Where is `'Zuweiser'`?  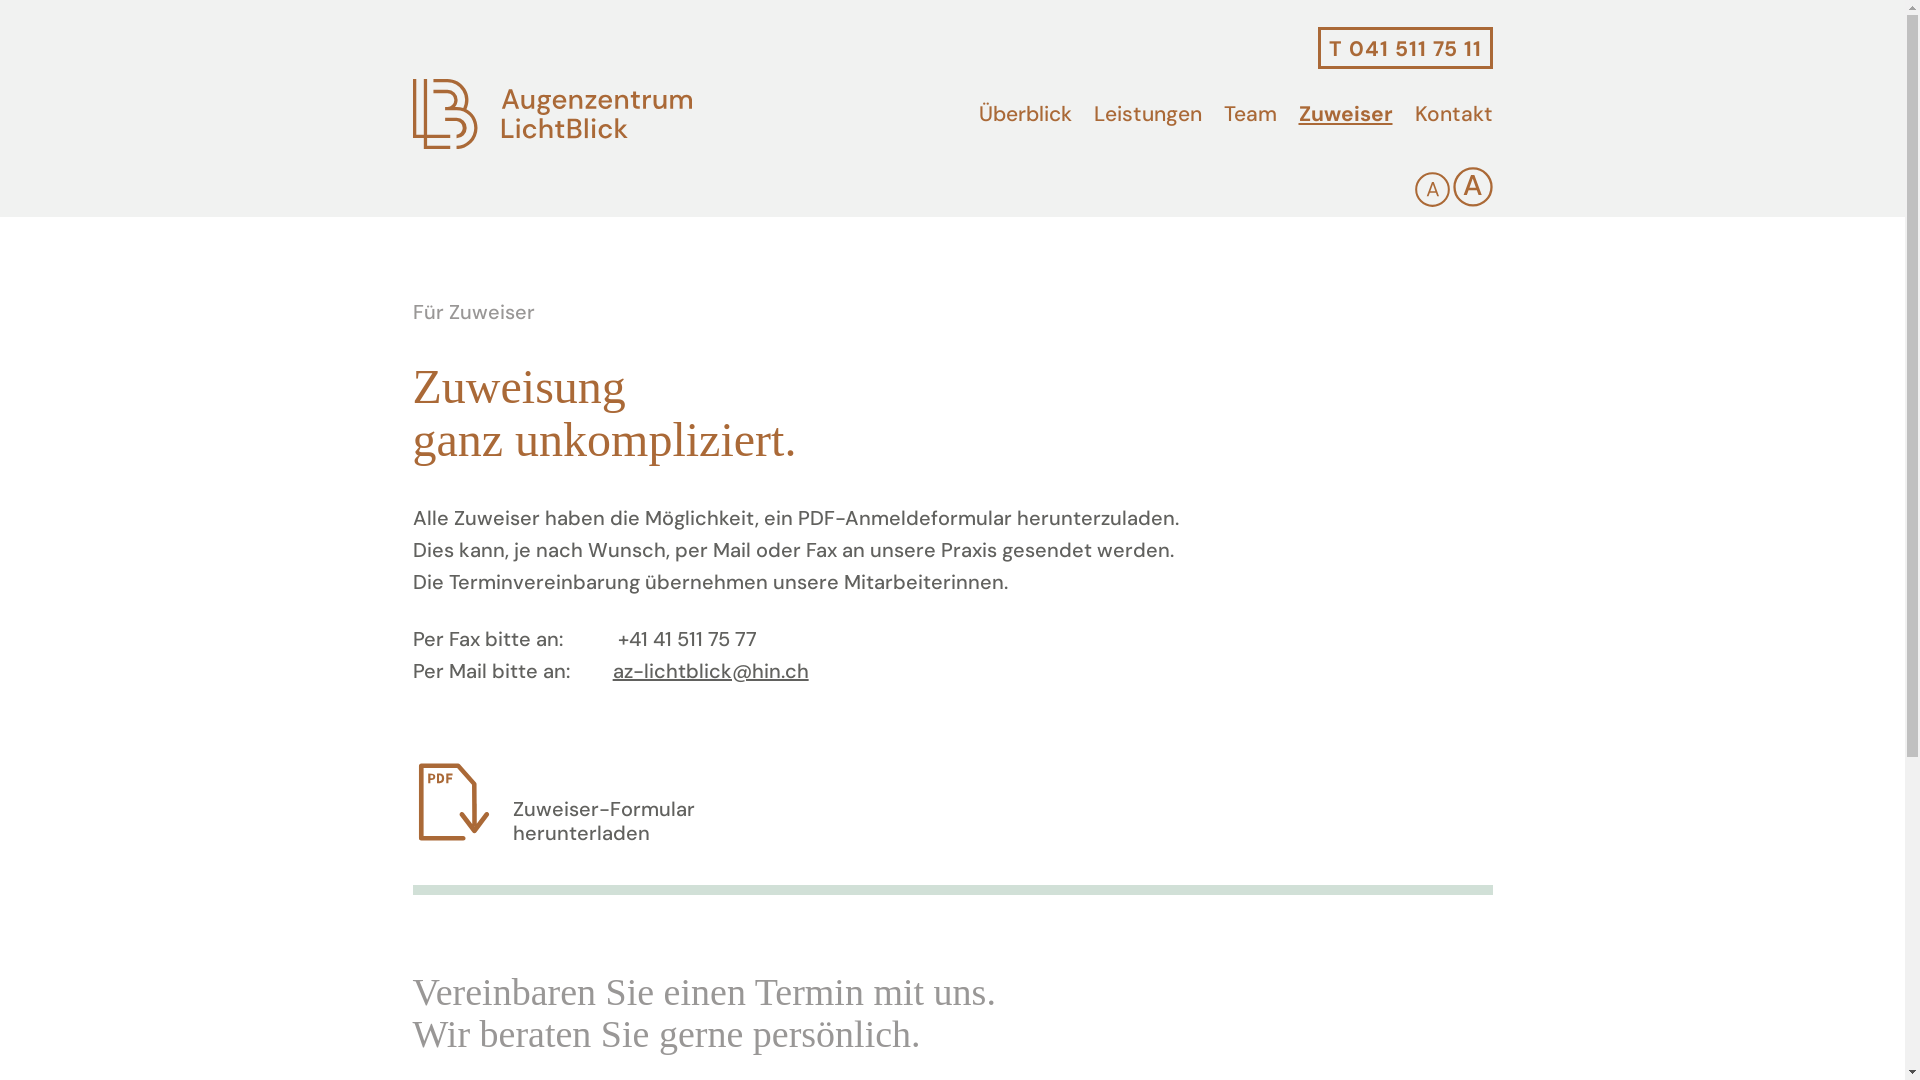 'Zuweiser' is located at coordinates (1344, 114).